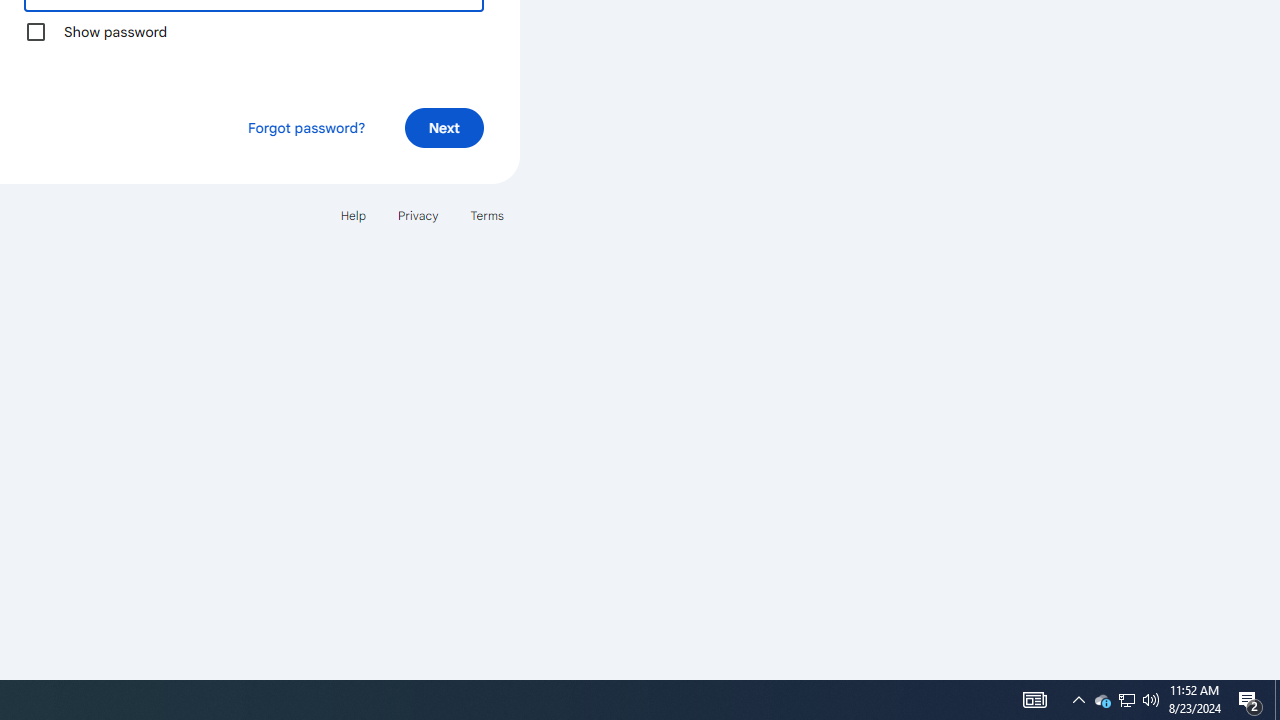 This screenshot has width=1280, height=720. I want to click on 'Terms', so click(487, 215).